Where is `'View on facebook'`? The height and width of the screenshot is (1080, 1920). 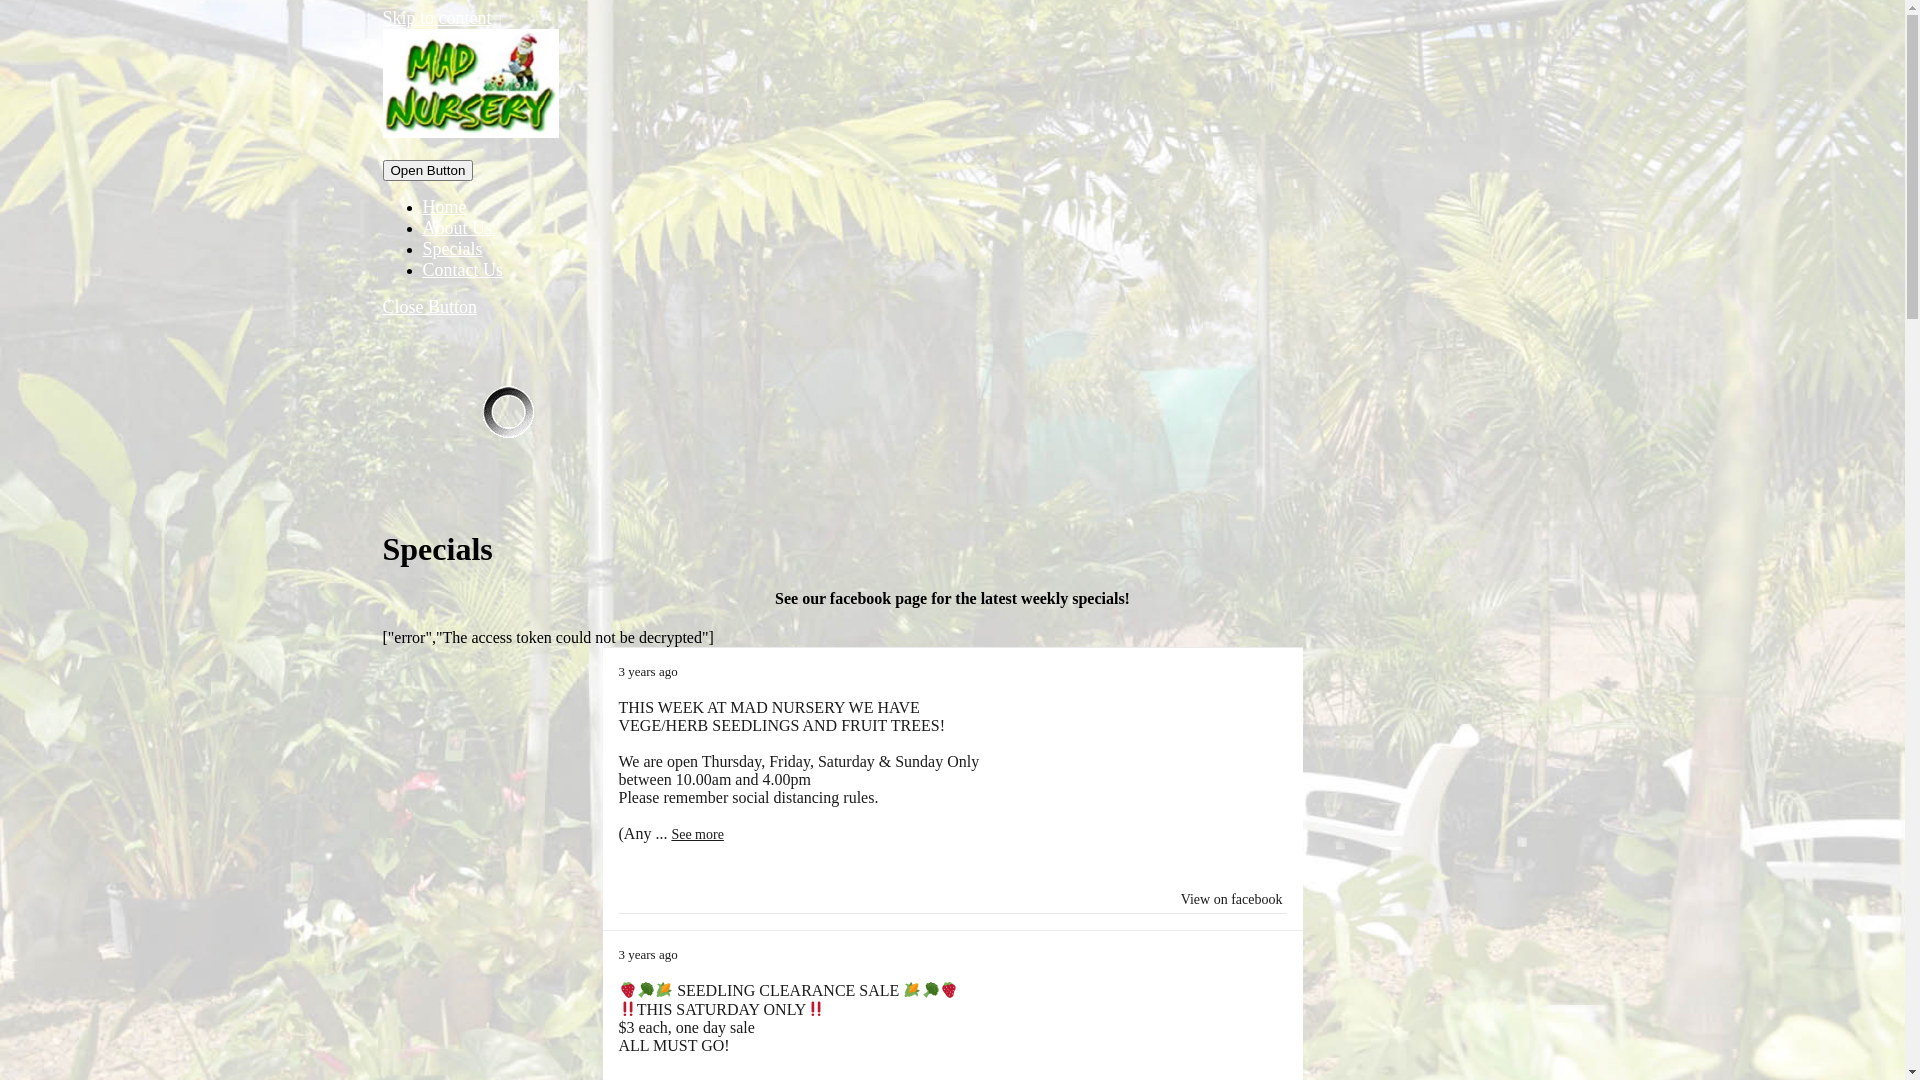
'View on facebook' is located at coordinates (1231, 898).